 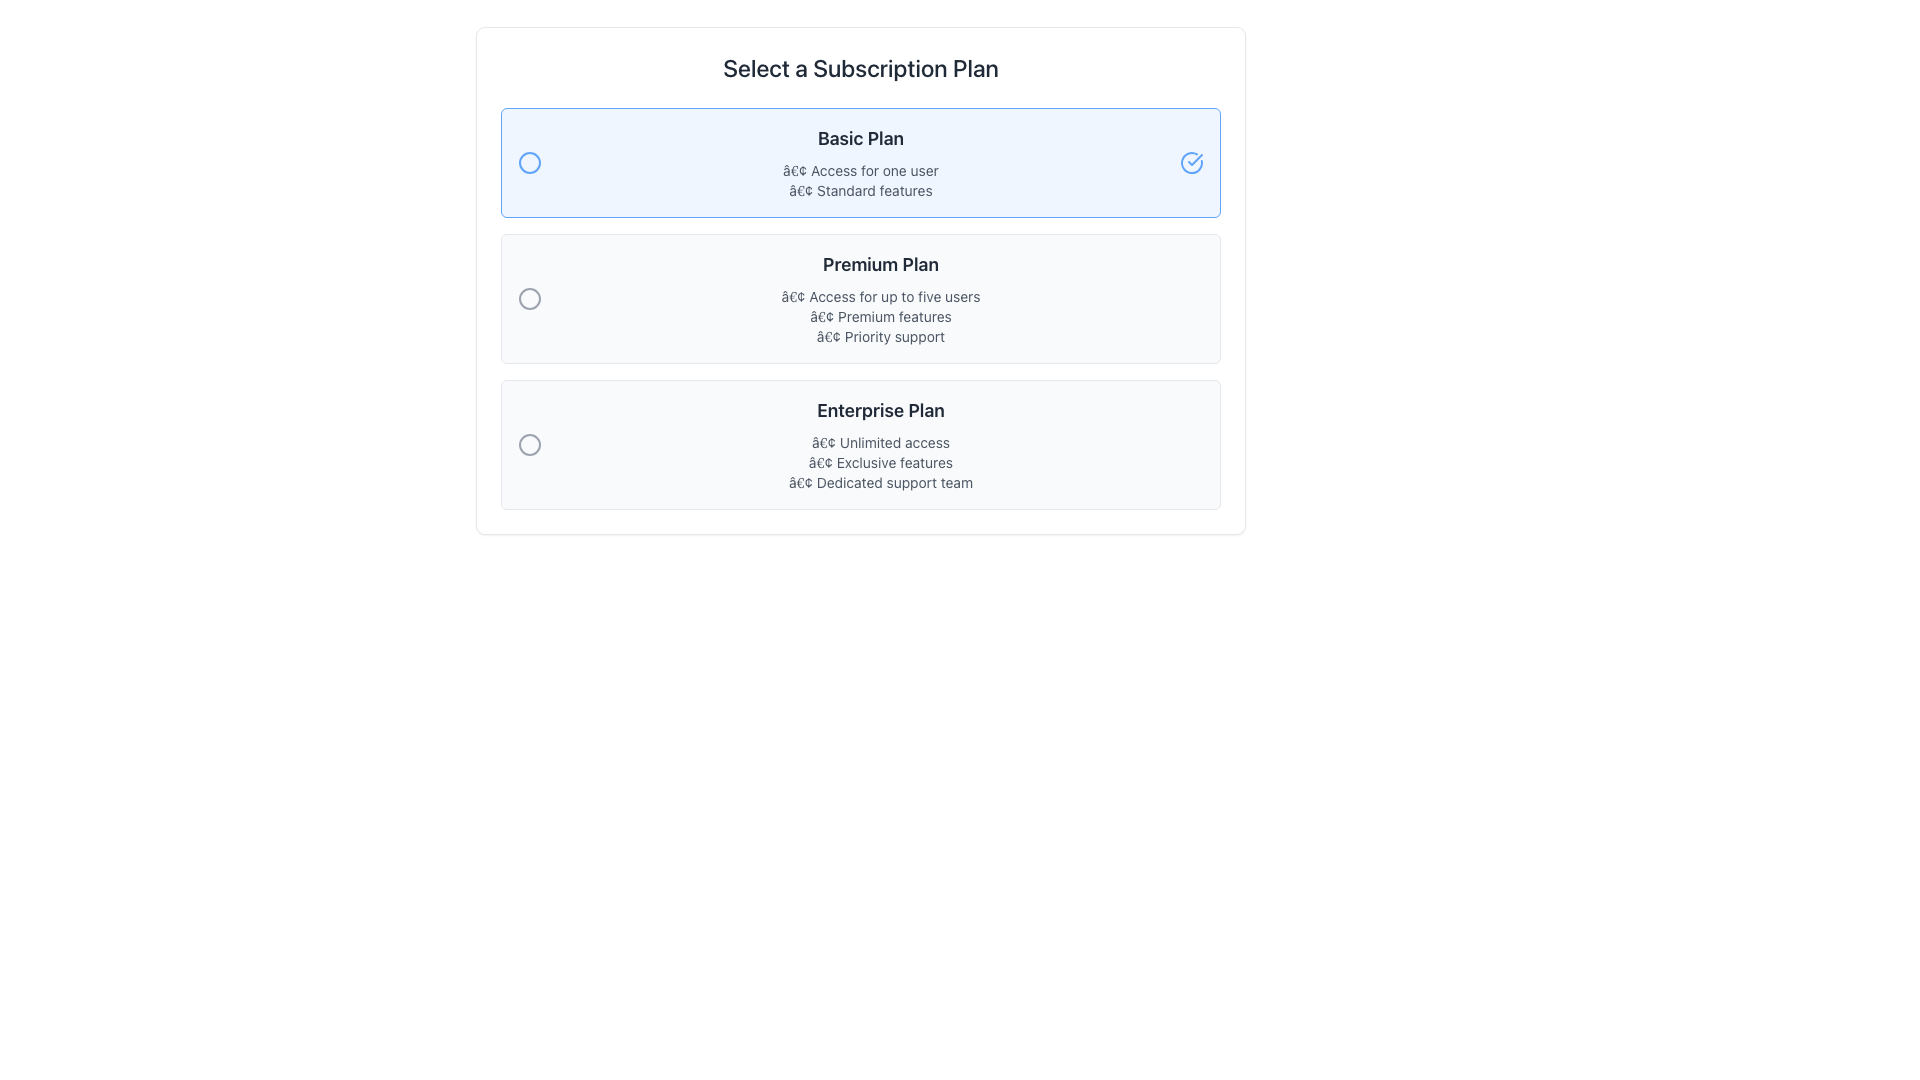 I want to click on the radio button for the 'Premium Plan' subscription option, which serves as a selectable indicator for this plan, so click(x=529, y=299).